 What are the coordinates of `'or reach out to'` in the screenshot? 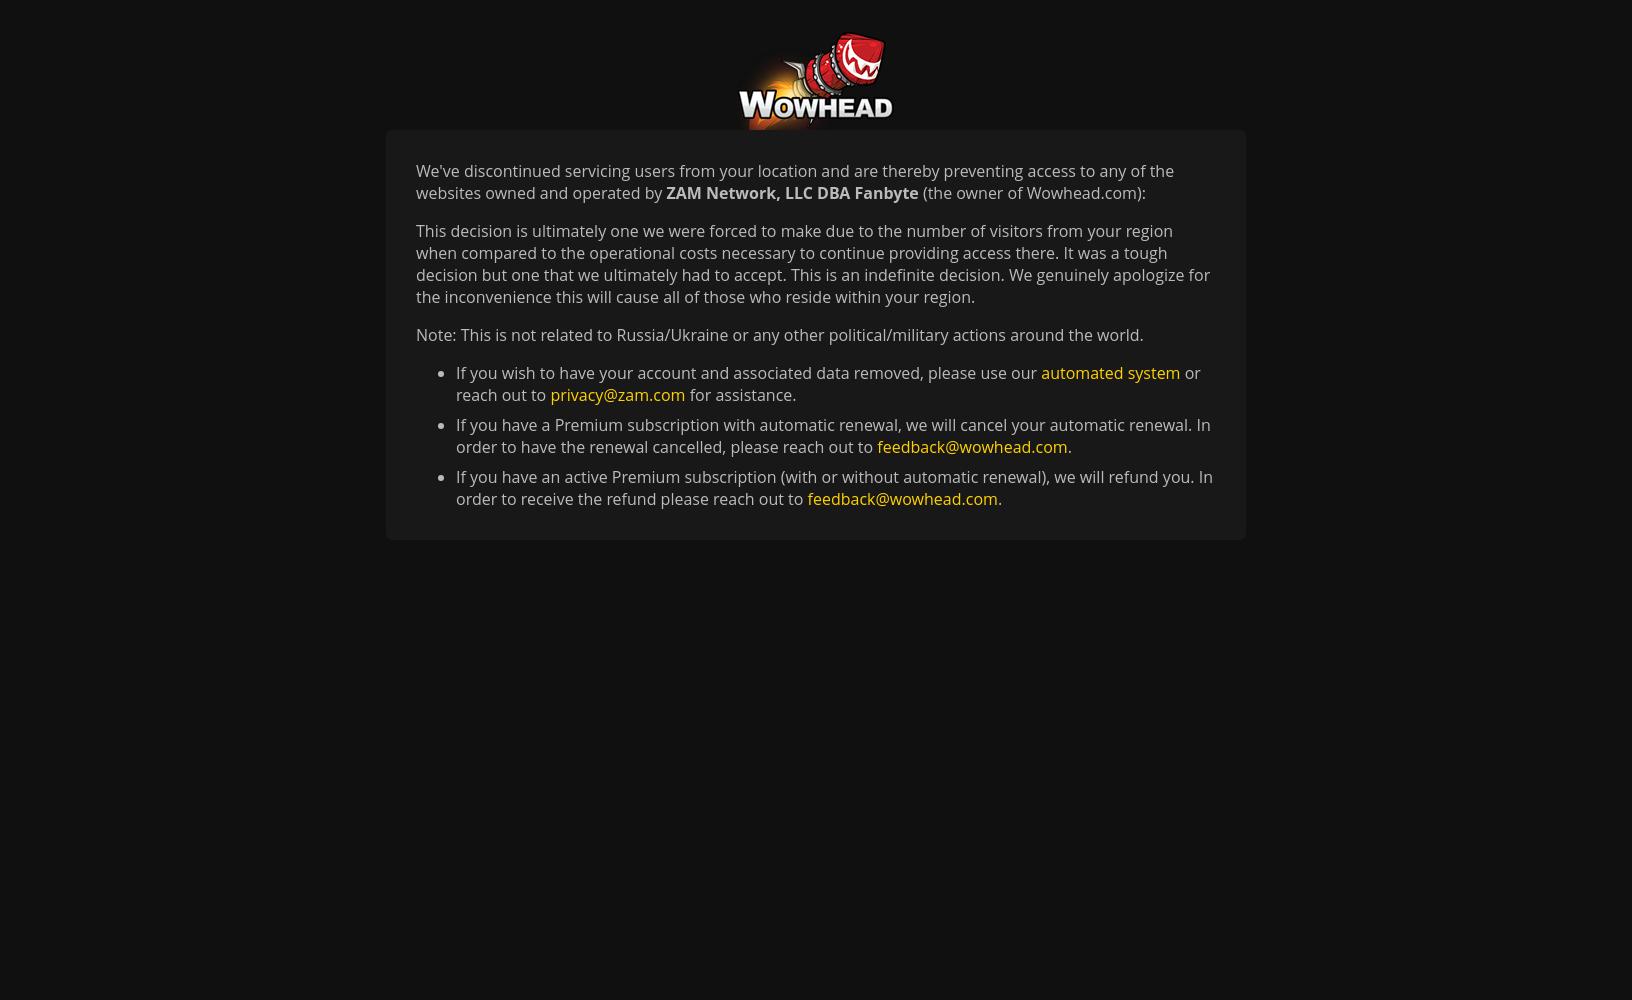 It's located at (827, 384).